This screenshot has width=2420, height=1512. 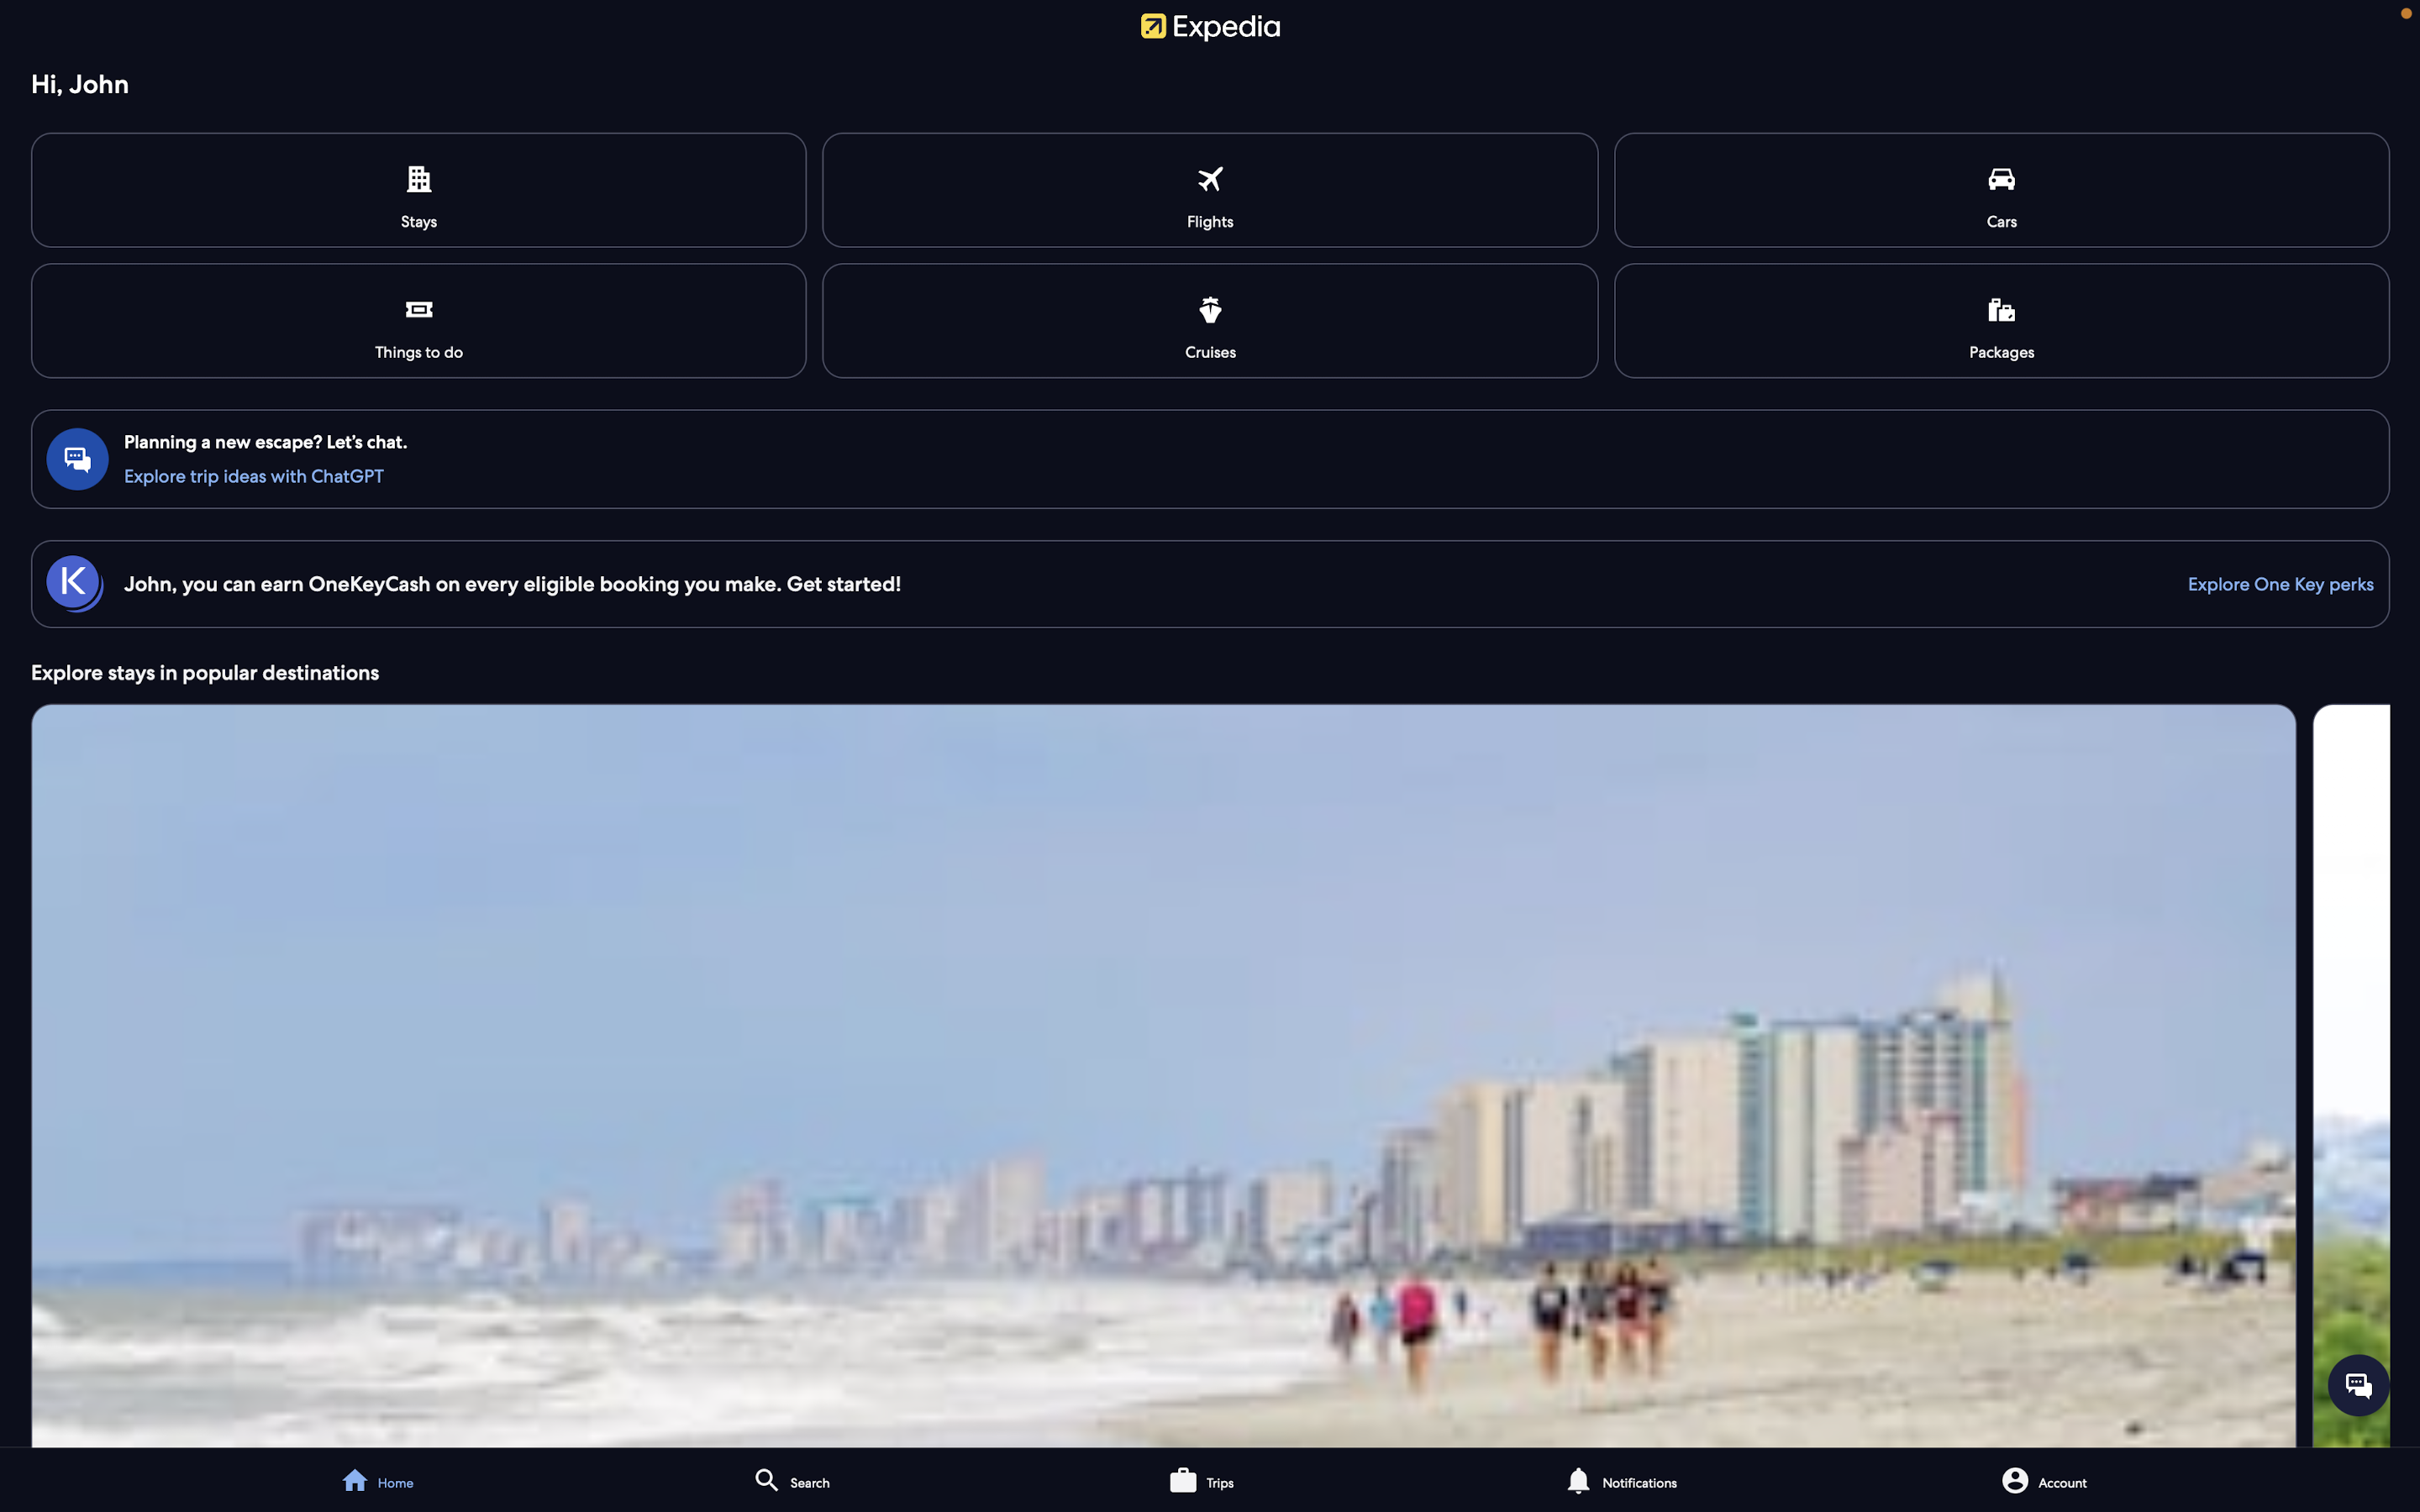 What do you see at coordinates (3484800, 1931580) in the screenshot?
I see `Visit and browse popular stay options` at bounding box center [3484800, 1931580].